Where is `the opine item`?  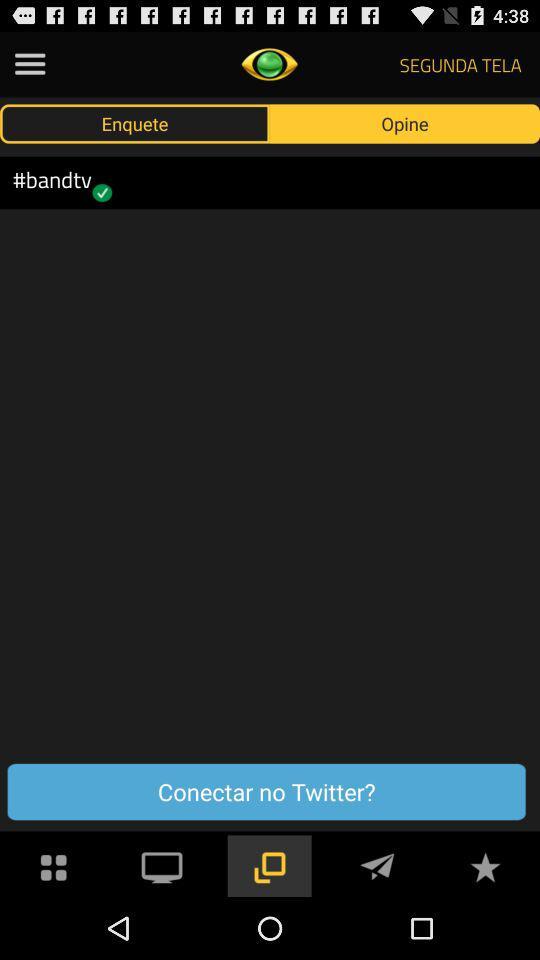 the opine item is located at coordinates (405, 122).